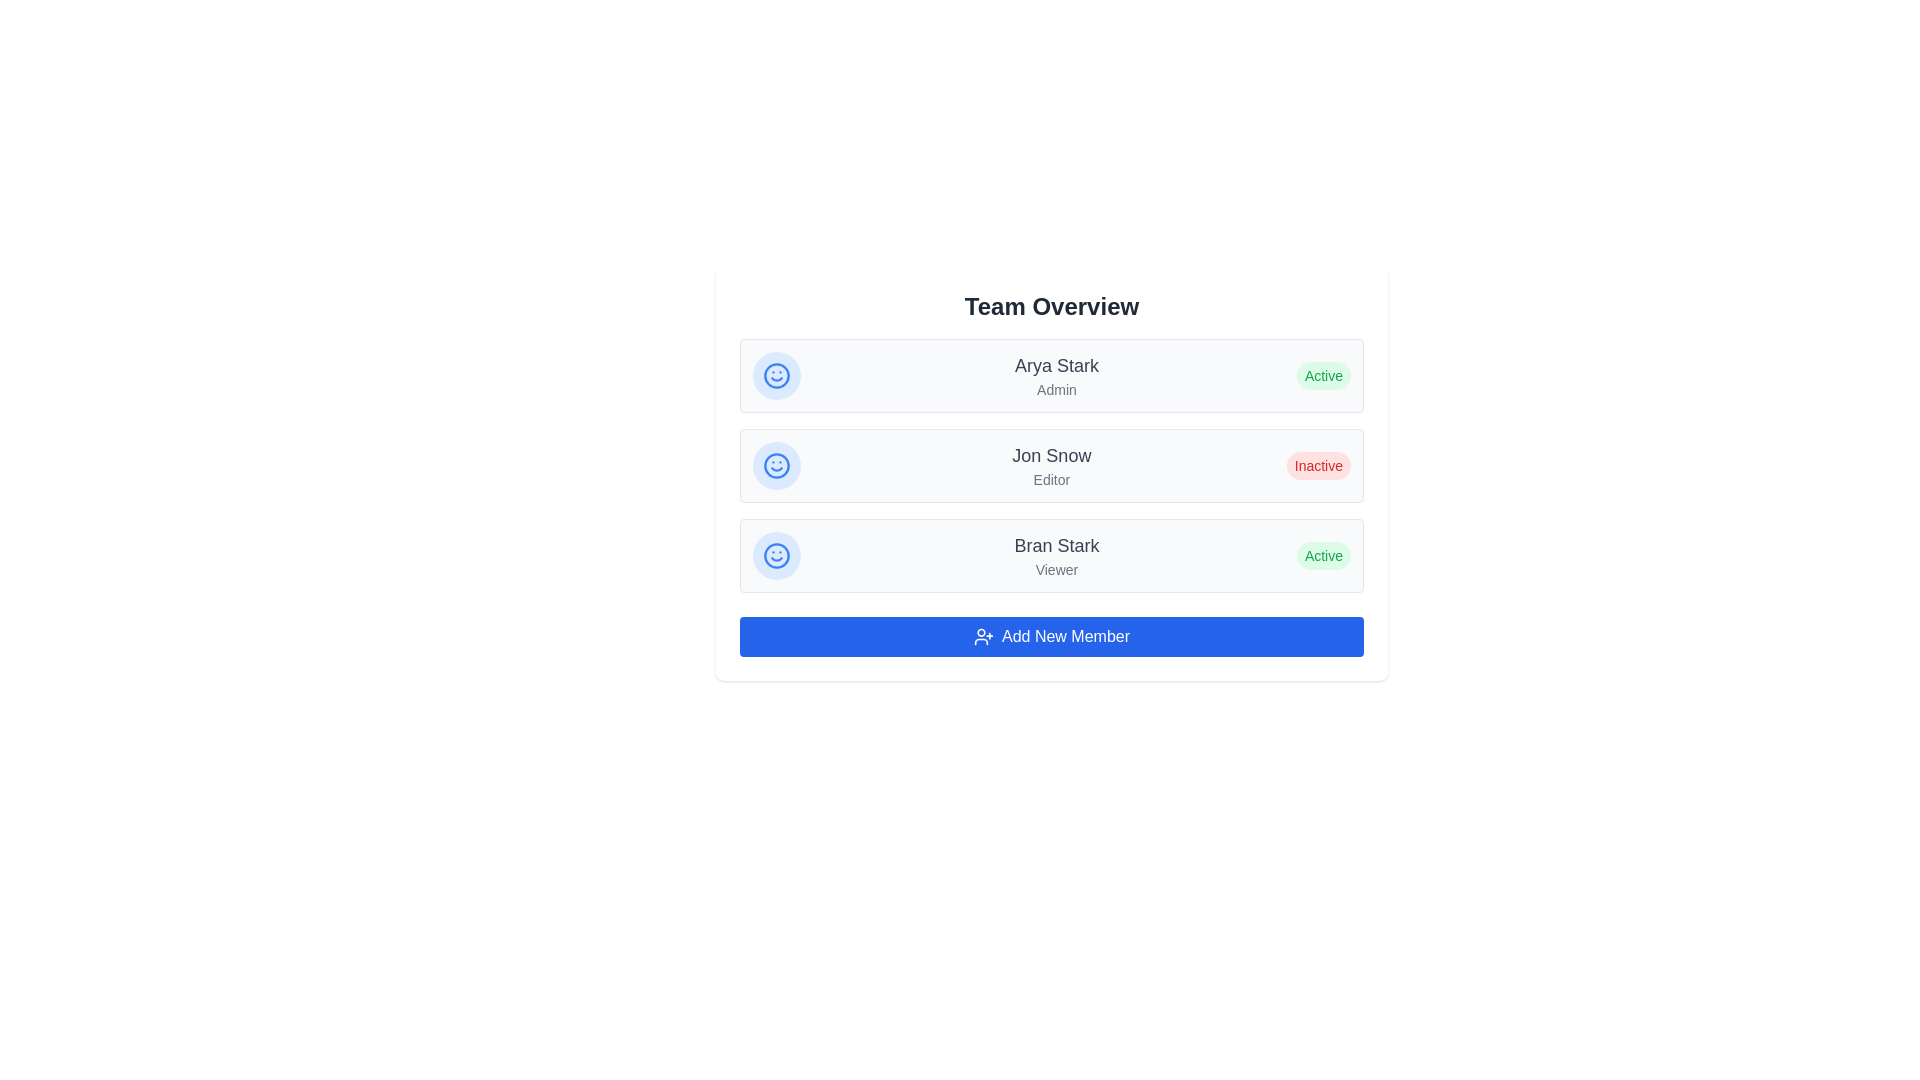 The height and width of the screenshot is (1080, 1920). I want to click on the user profile icon for the user with the name and role displayed as 'Viewer' and 'Active' in the third position of the vertically stacked list, so click(1050, 555).